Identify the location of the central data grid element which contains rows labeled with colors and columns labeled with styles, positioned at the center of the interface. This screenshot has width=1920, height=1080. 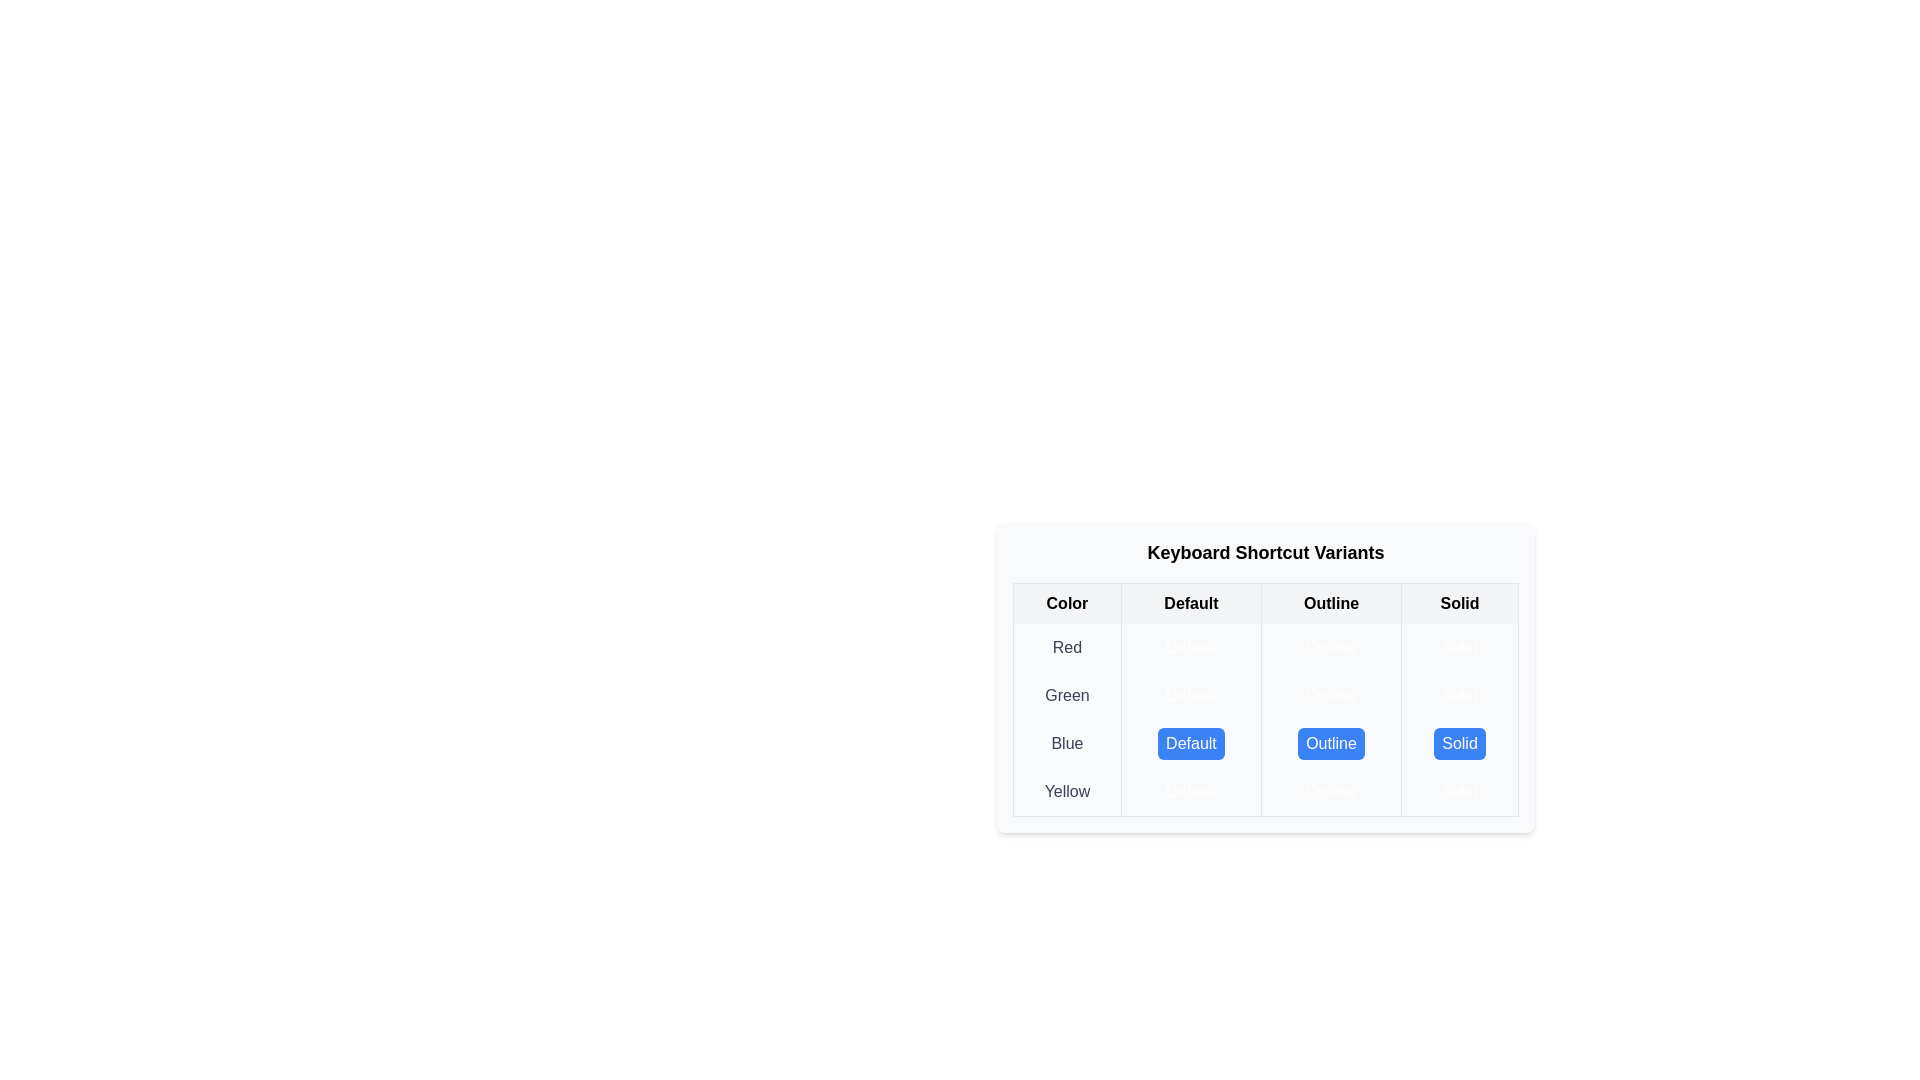
(1265, 720).